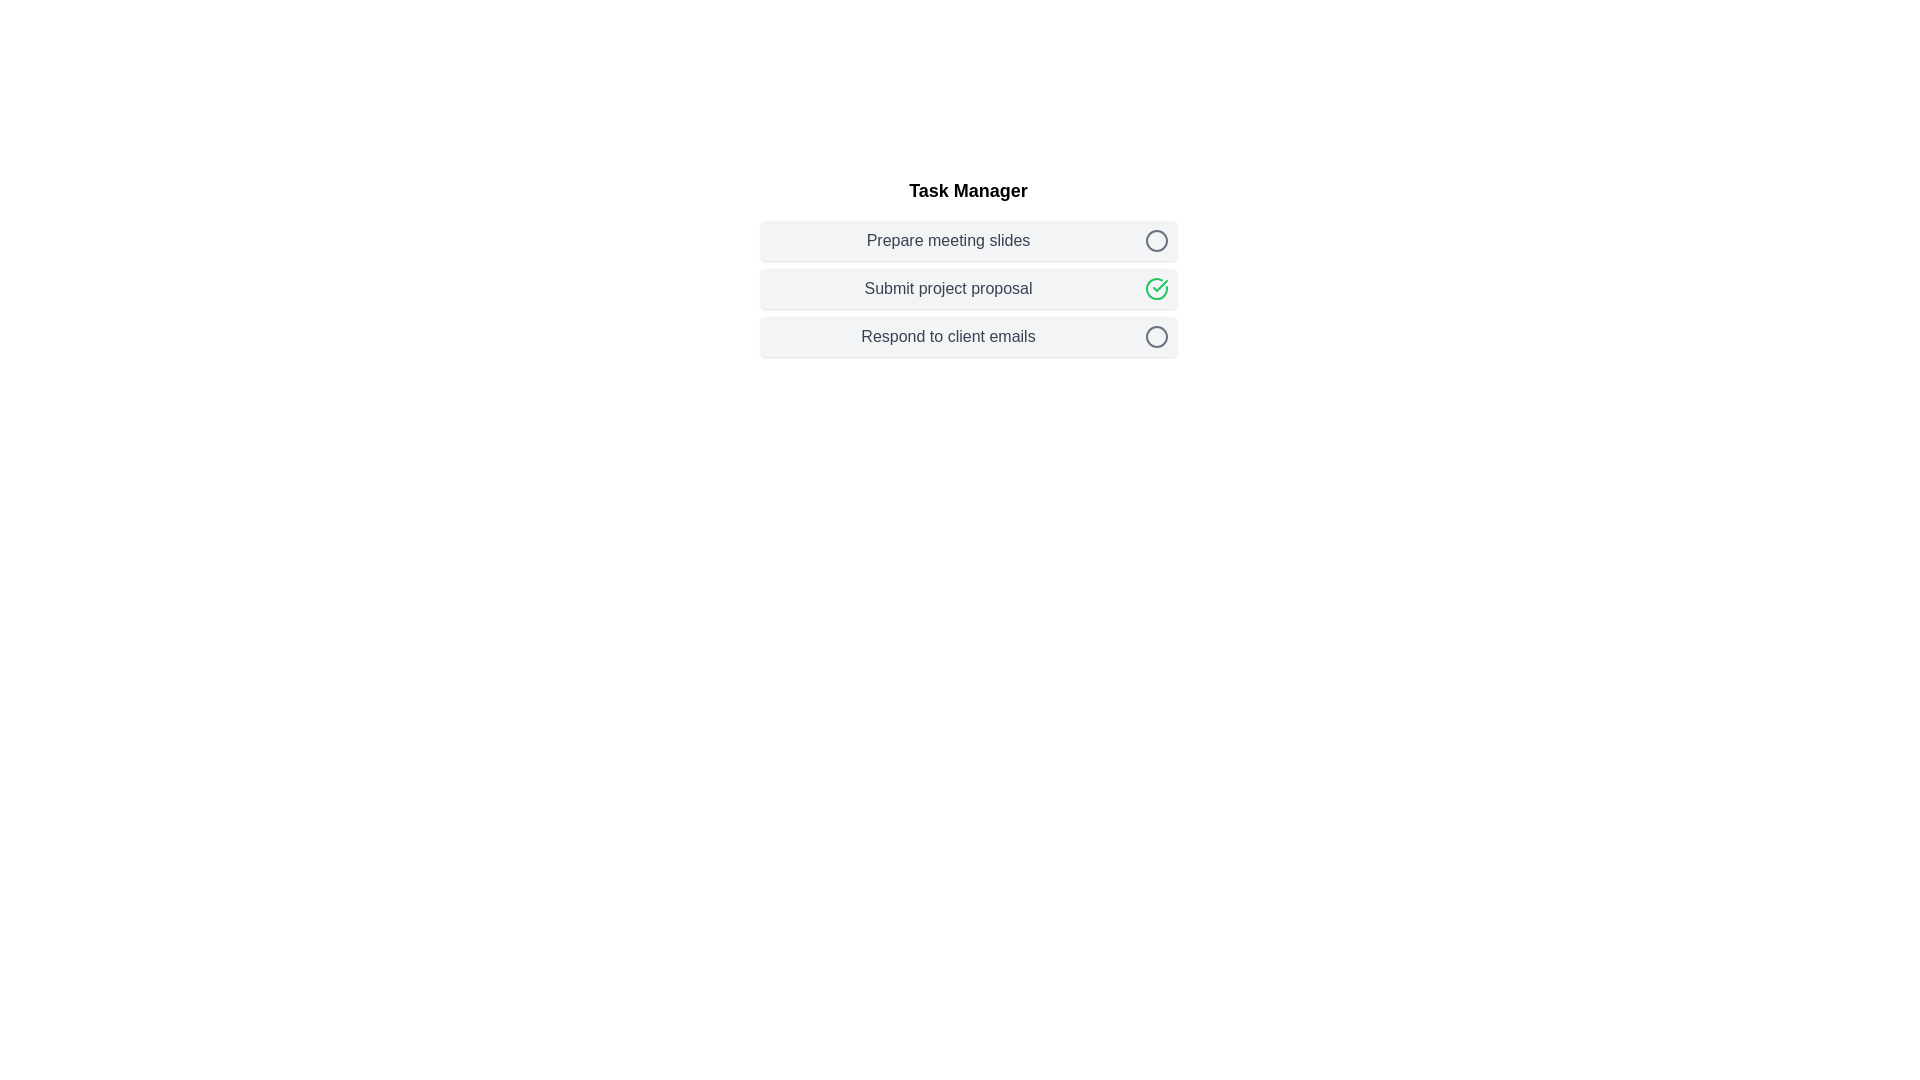  I want to click on the circular icon button outlined in gray at the end of the task item labeled 'Respond to client emails', so click(1156, 335).